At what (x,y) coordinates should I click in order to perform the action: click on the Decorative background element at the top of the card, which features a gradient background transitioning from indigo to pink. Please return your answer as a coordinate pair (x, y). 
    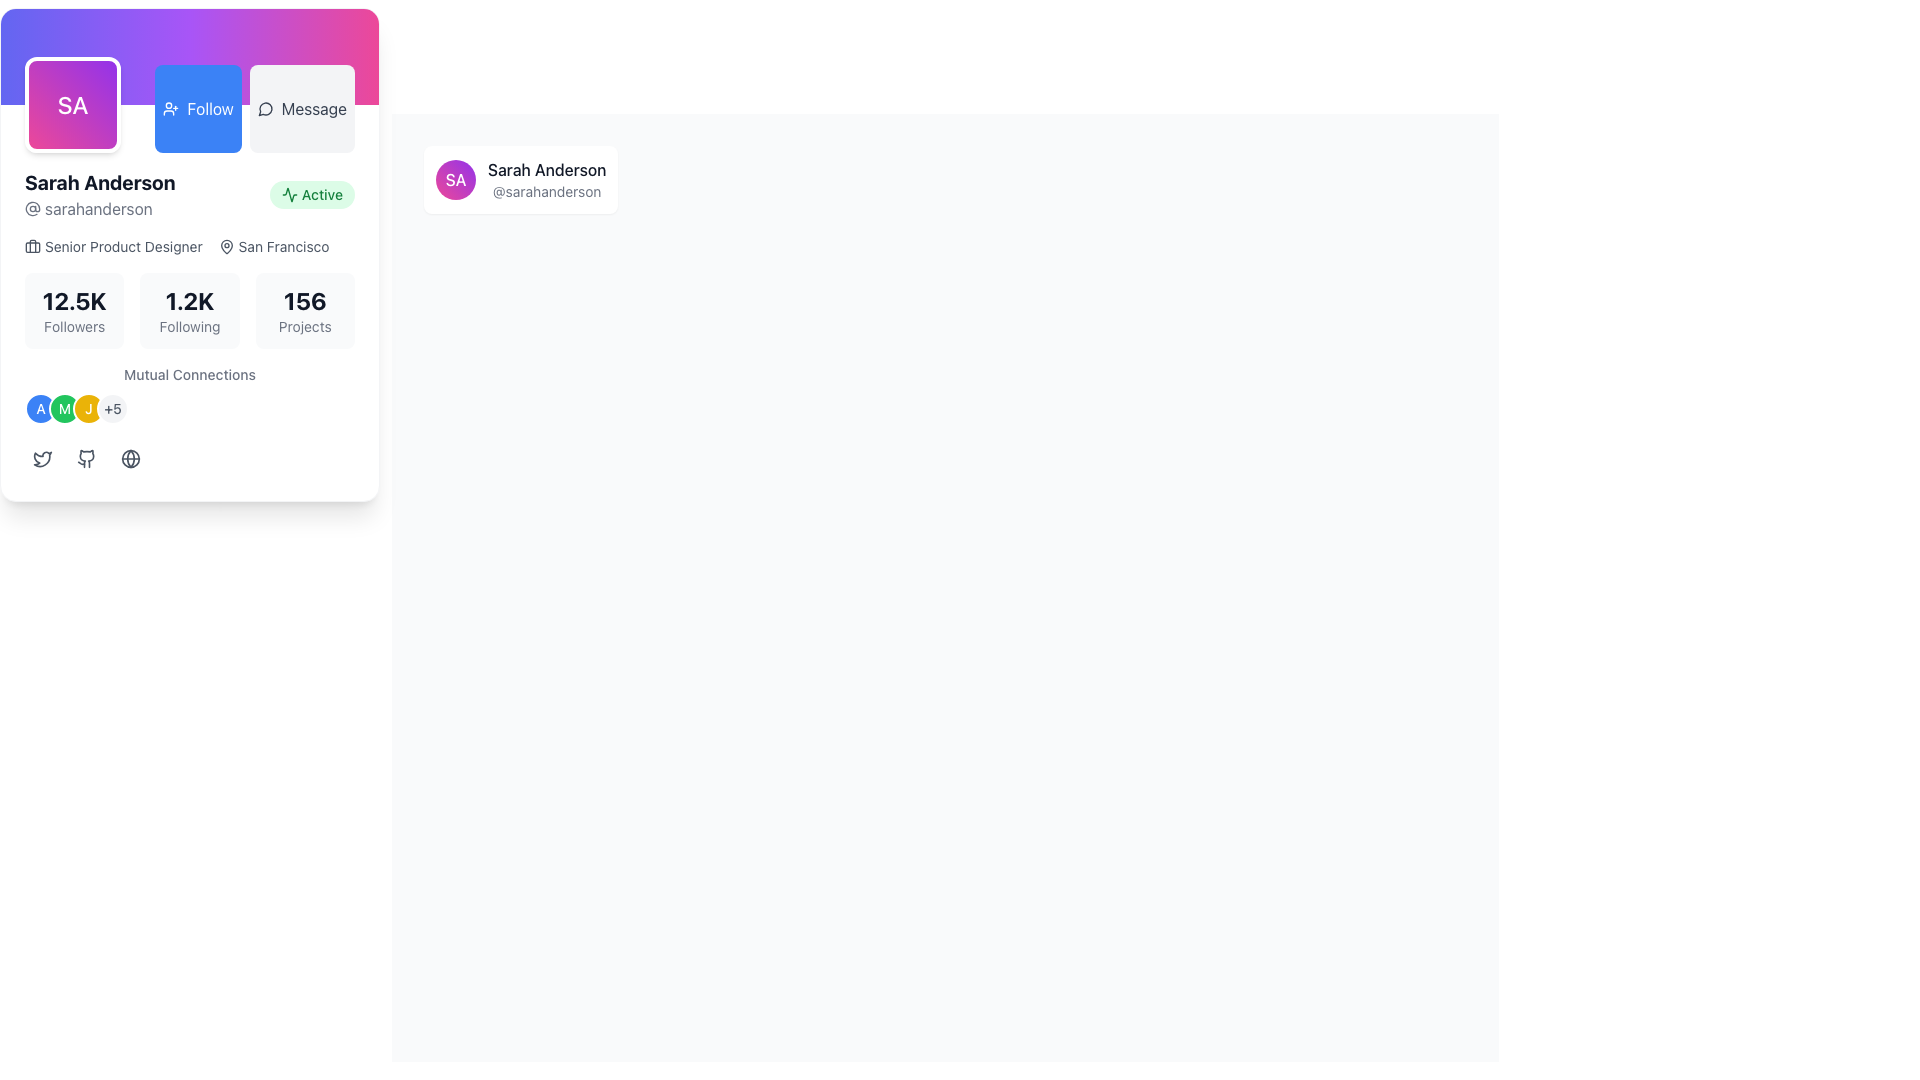
    Looking at the image, I should click on (190, 56).